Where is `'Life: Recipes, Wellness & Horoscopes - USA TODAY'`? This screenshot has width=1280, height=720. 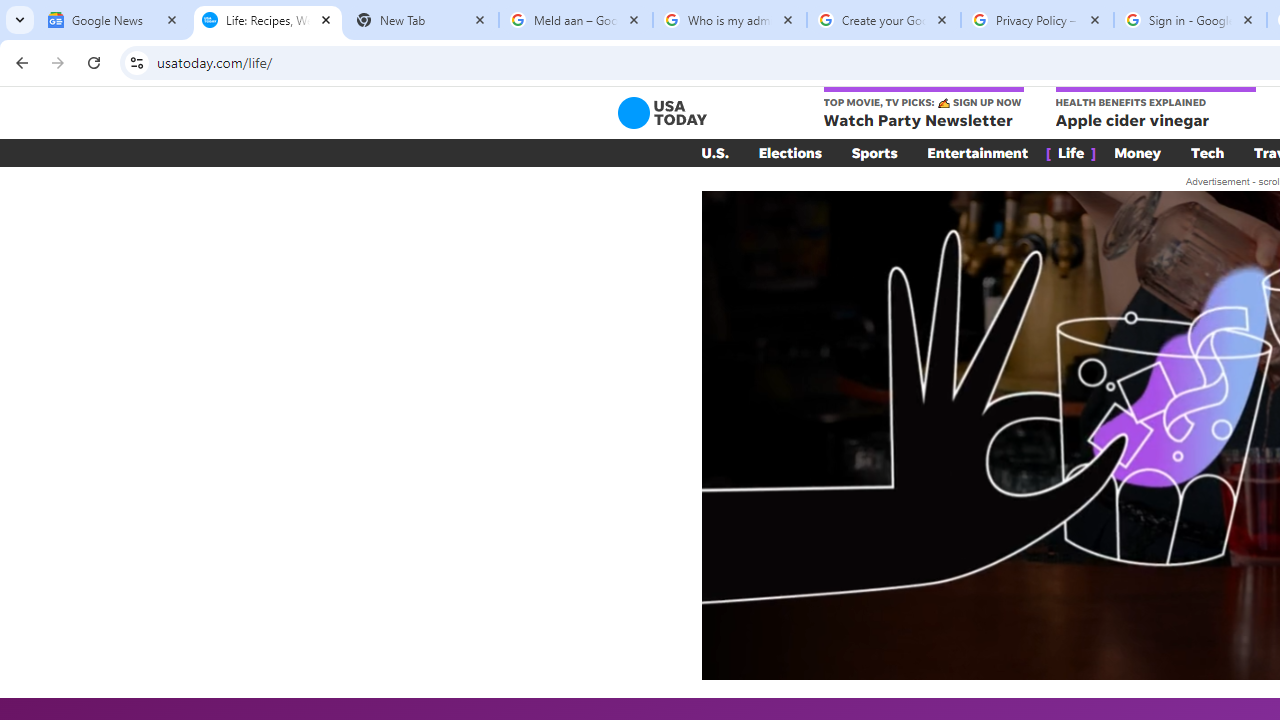 'Life: Recipes, Wellness & Horoscopes - USA TODAY' is located at coordinates (267, 20).